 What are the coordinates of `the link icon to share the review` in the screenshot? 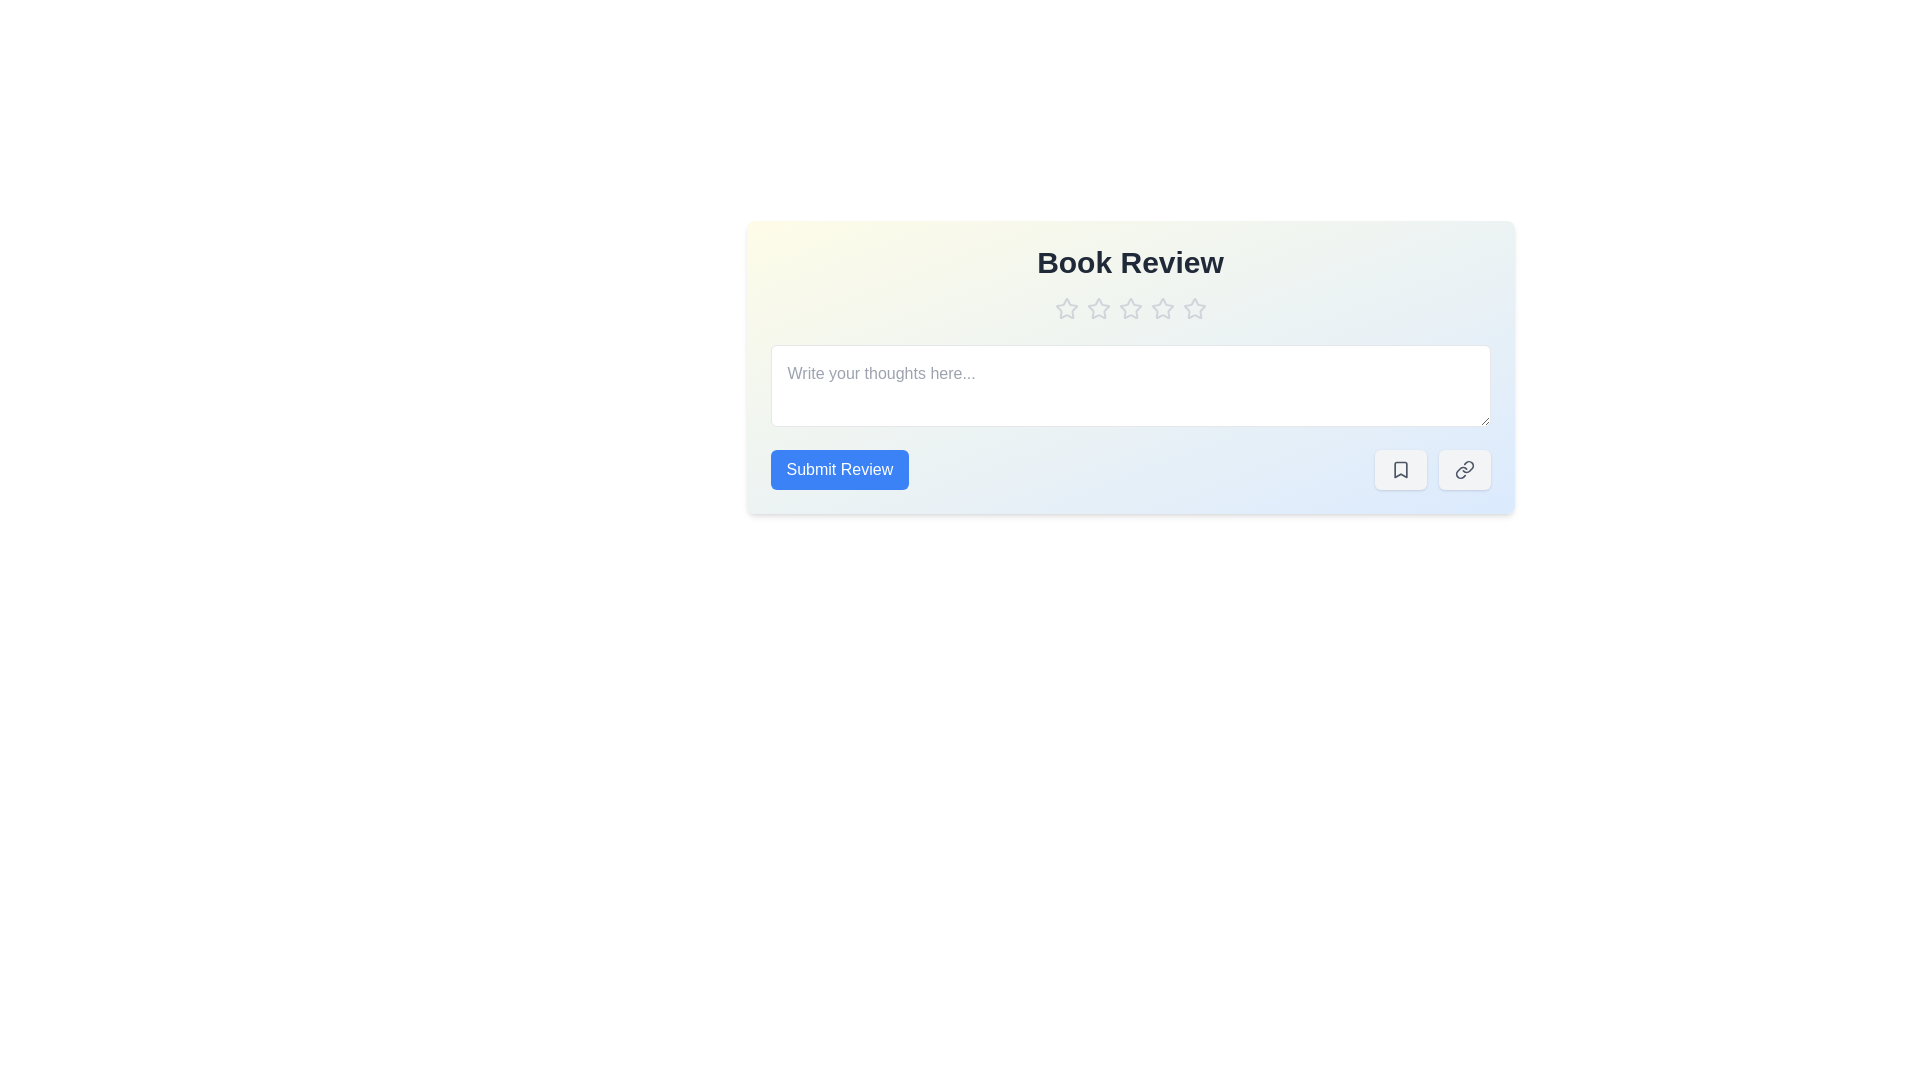 It's located at (1464, 470).